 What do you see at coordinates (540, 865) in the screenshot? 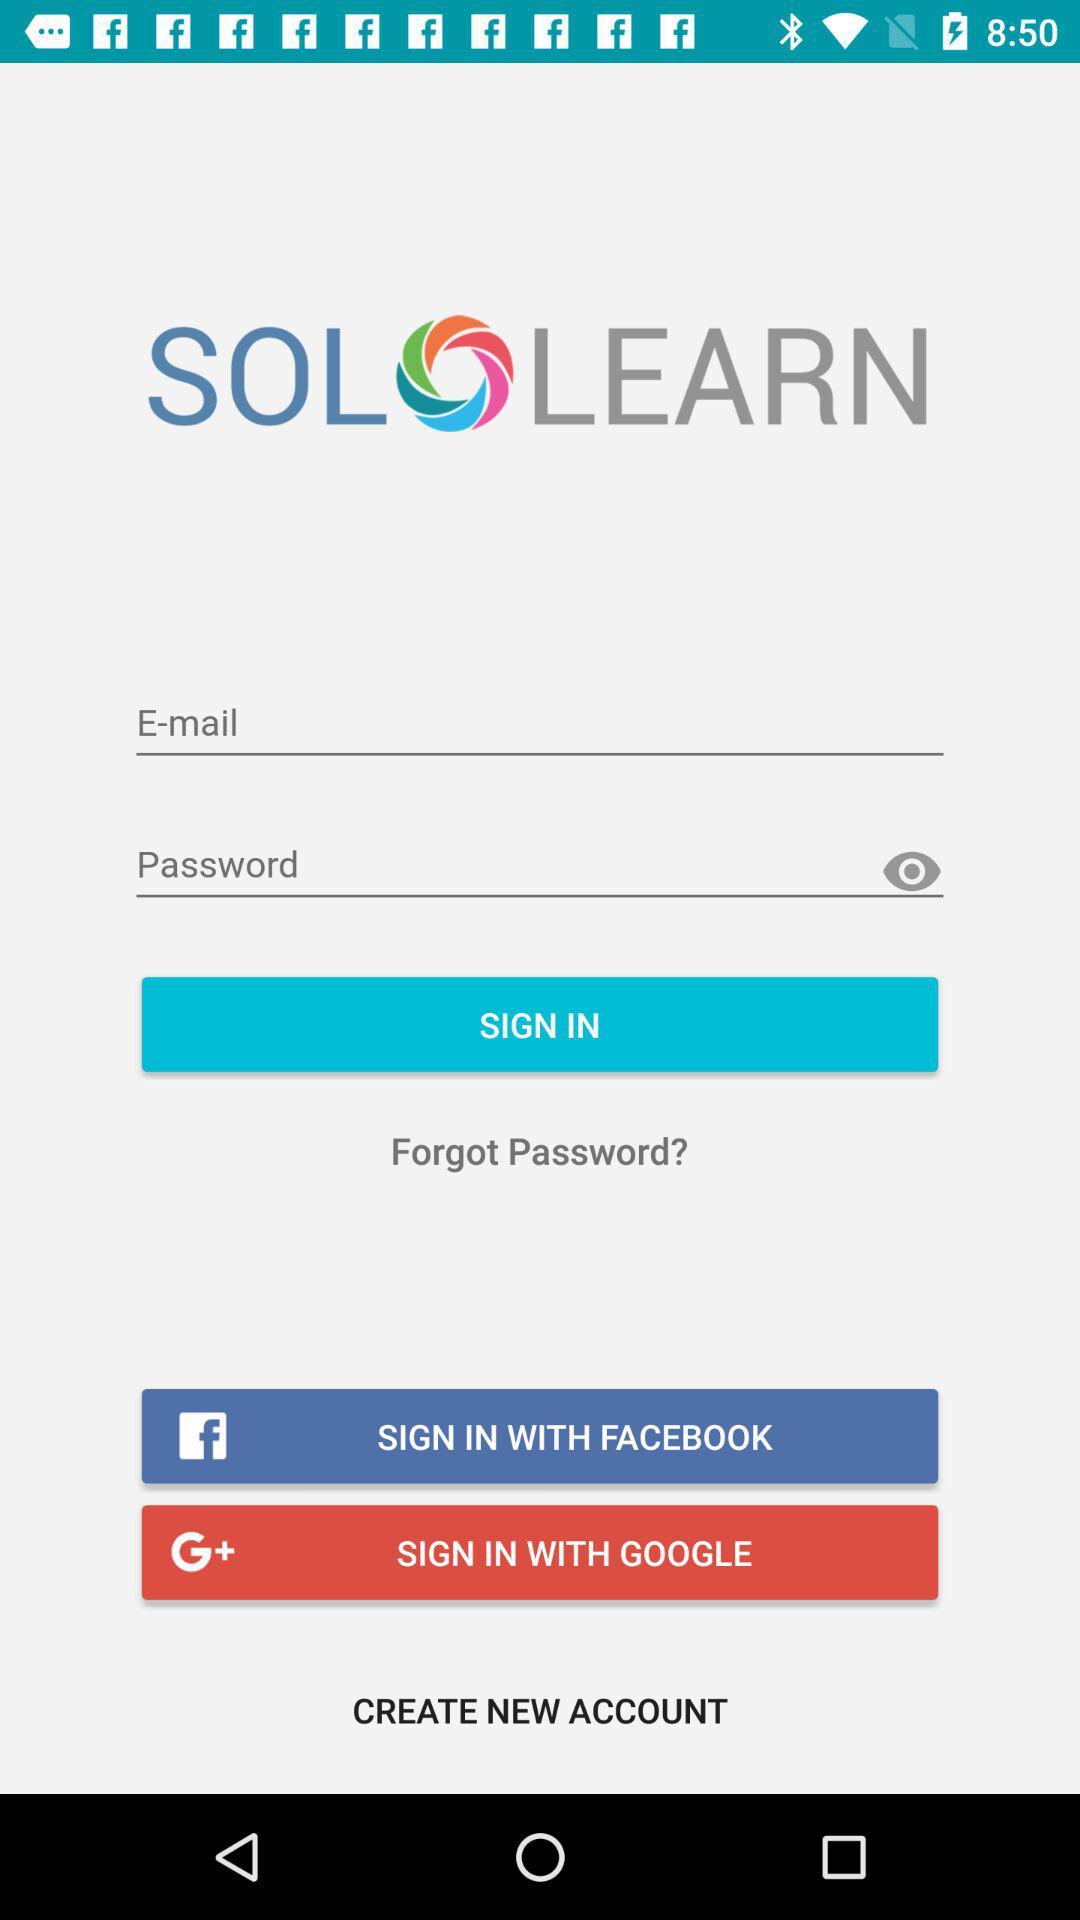
I see `input password` at bounding box center [540, 865].